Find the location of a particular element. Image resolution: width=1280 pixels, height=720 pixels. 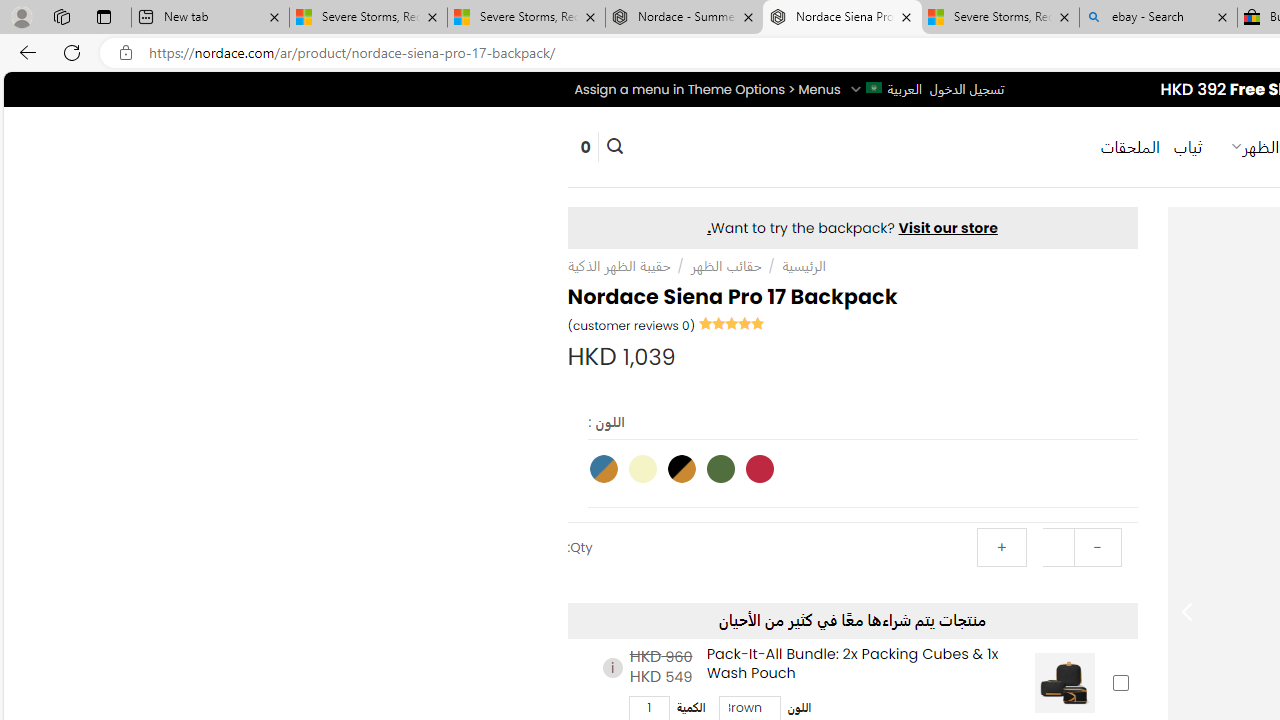

'  0' is located at coordinates (584, 145).